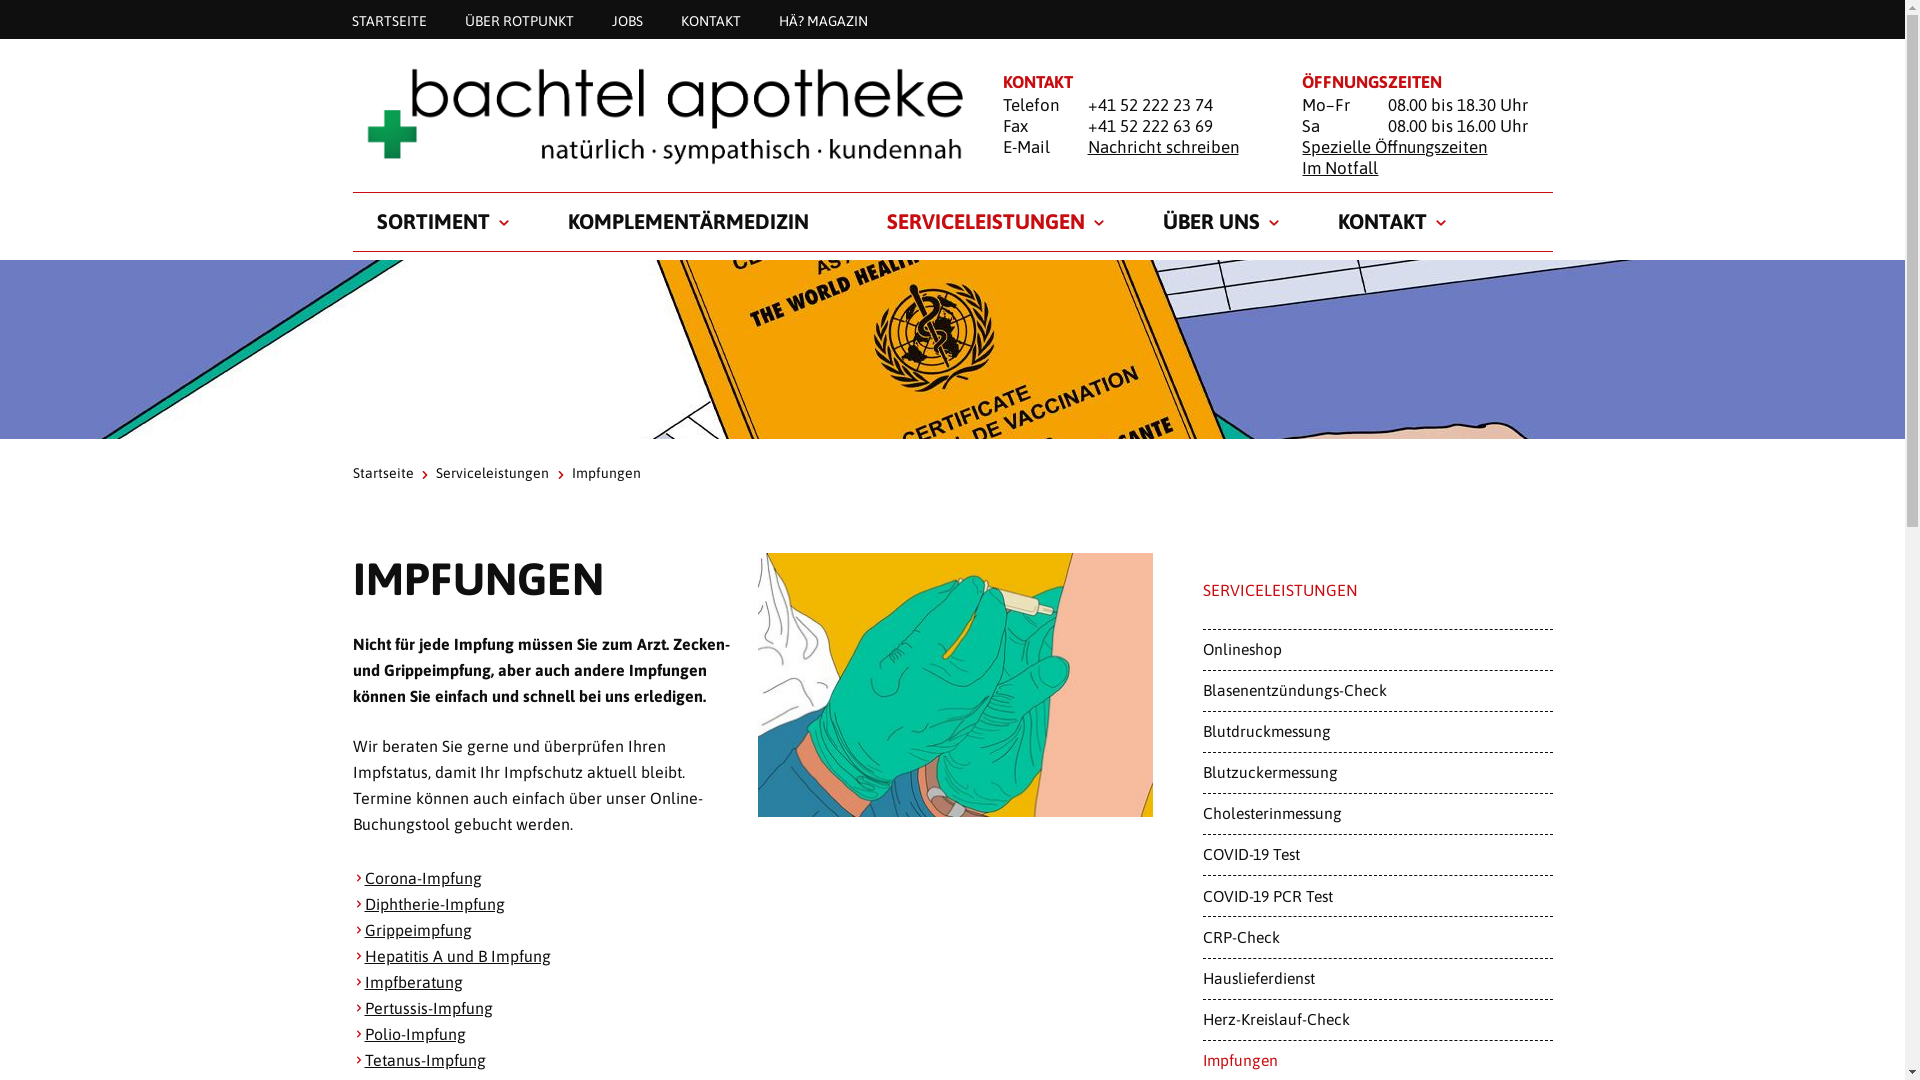  I want to click on 'Grippeimpfung', so click(364, 929).